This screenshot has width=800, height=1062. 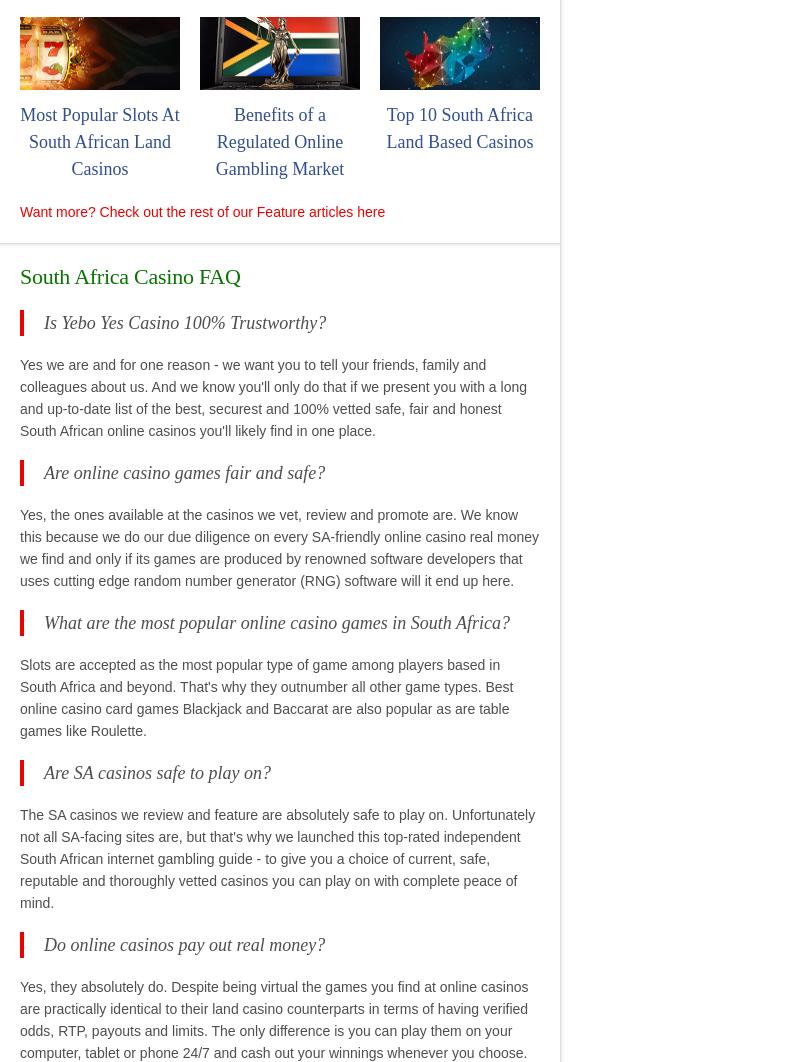 I want to click on 'Slots are accepted as the most popular type of game among players based in South Africa and beyond. That's why they outnumber all other game types. Best online casino card games Blackjack and Baccarat are also popular as are table games like Roulette.', so click(x=265, y=696).